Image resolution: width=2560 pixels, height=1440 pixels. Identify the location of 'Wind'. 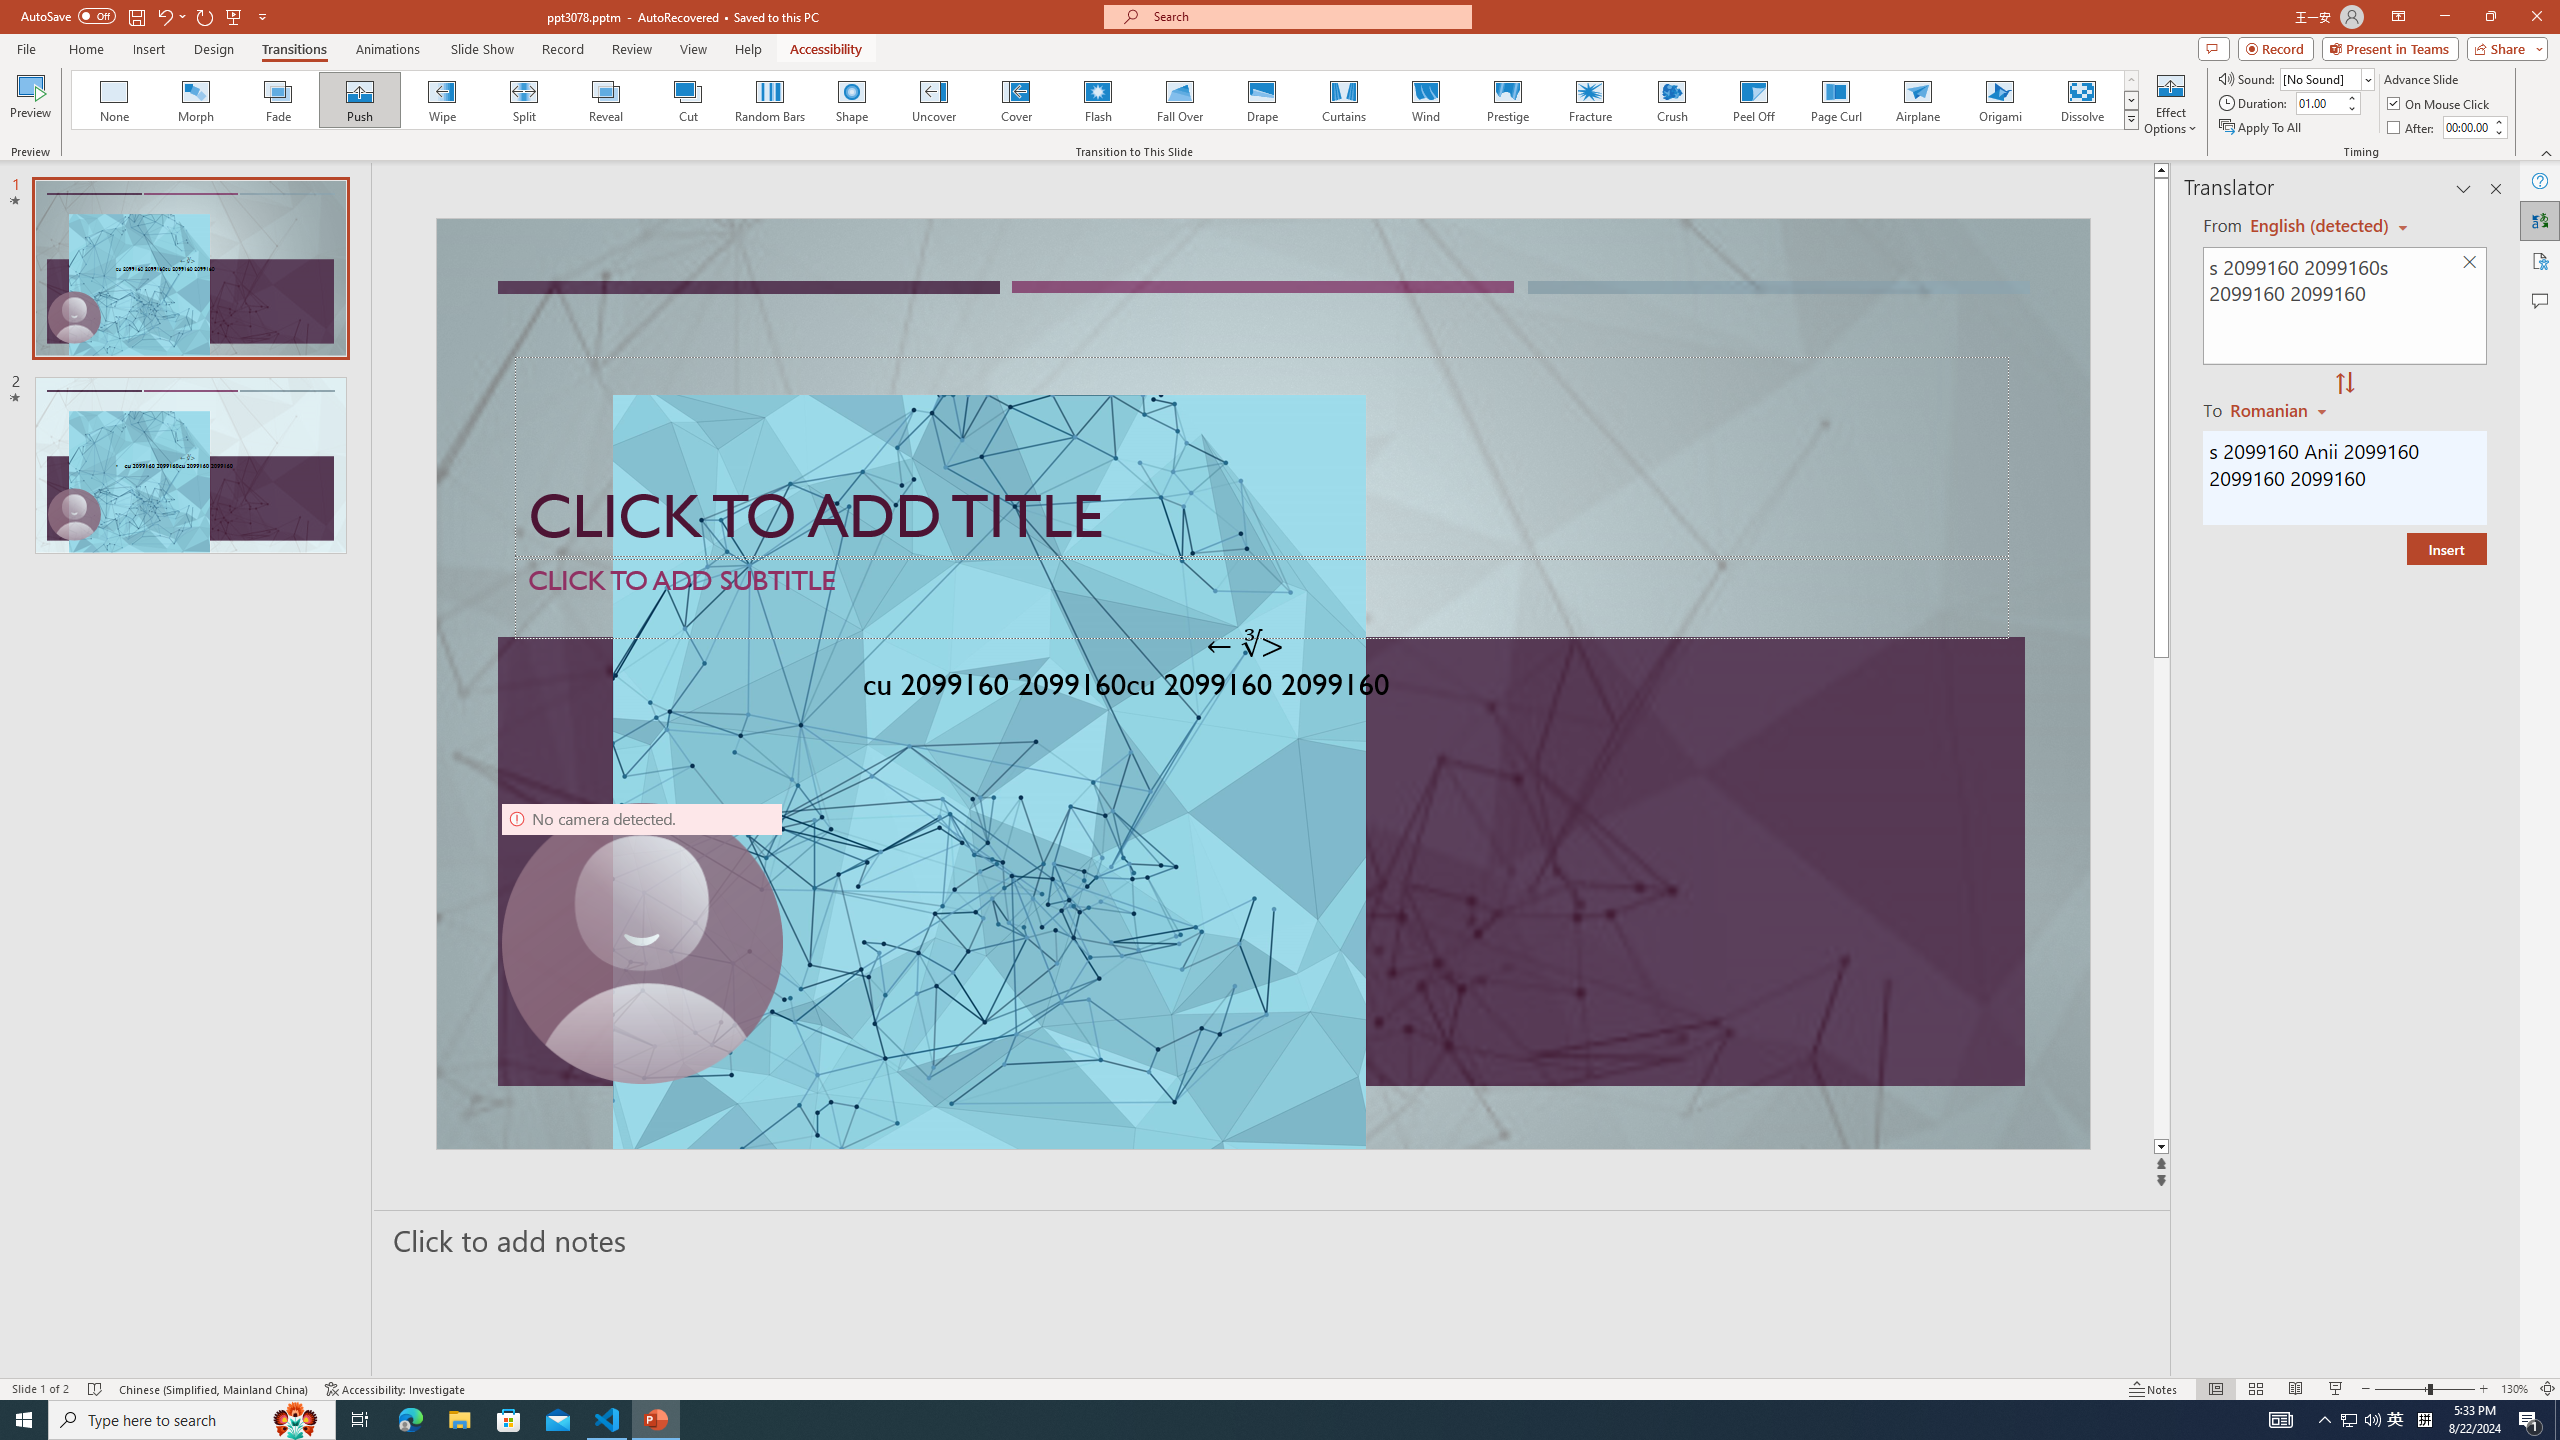
(1424, 99).